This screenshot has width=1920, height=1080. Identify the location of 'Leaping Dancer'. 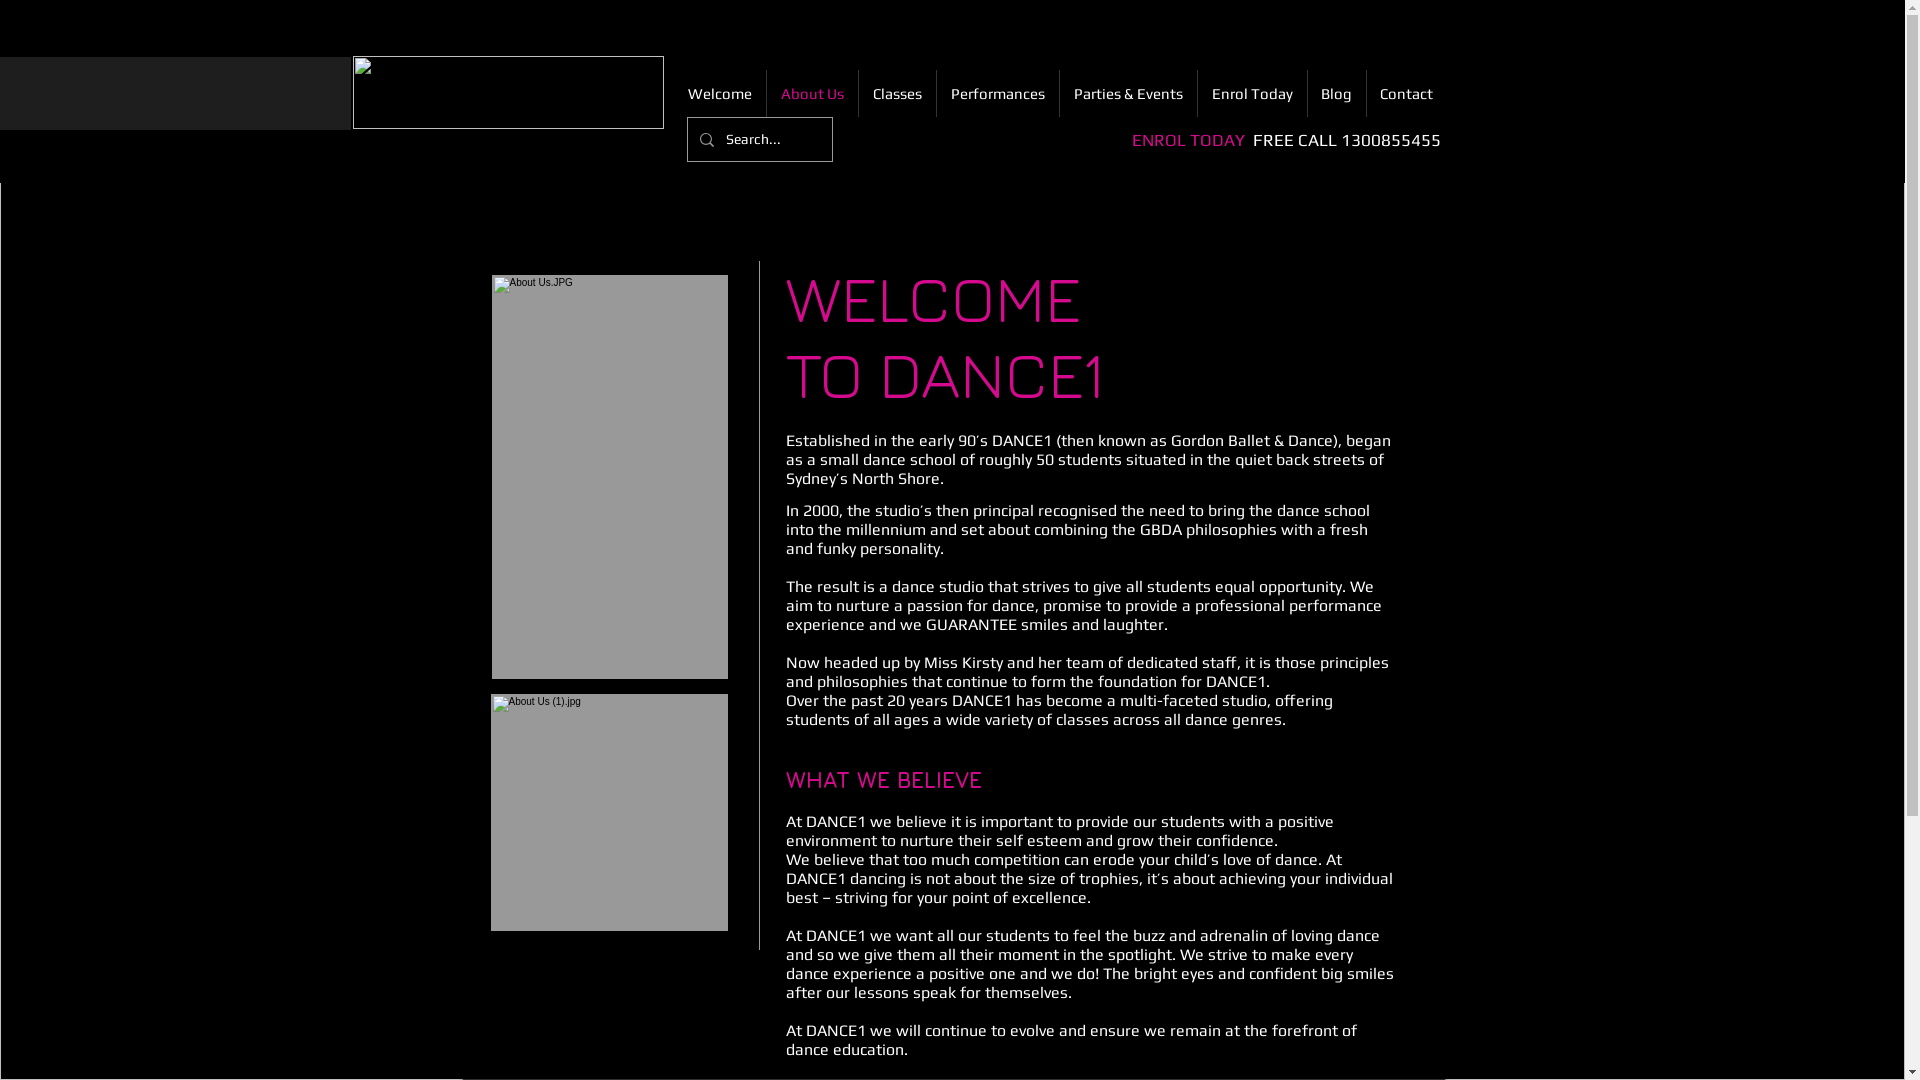
(608, 477).